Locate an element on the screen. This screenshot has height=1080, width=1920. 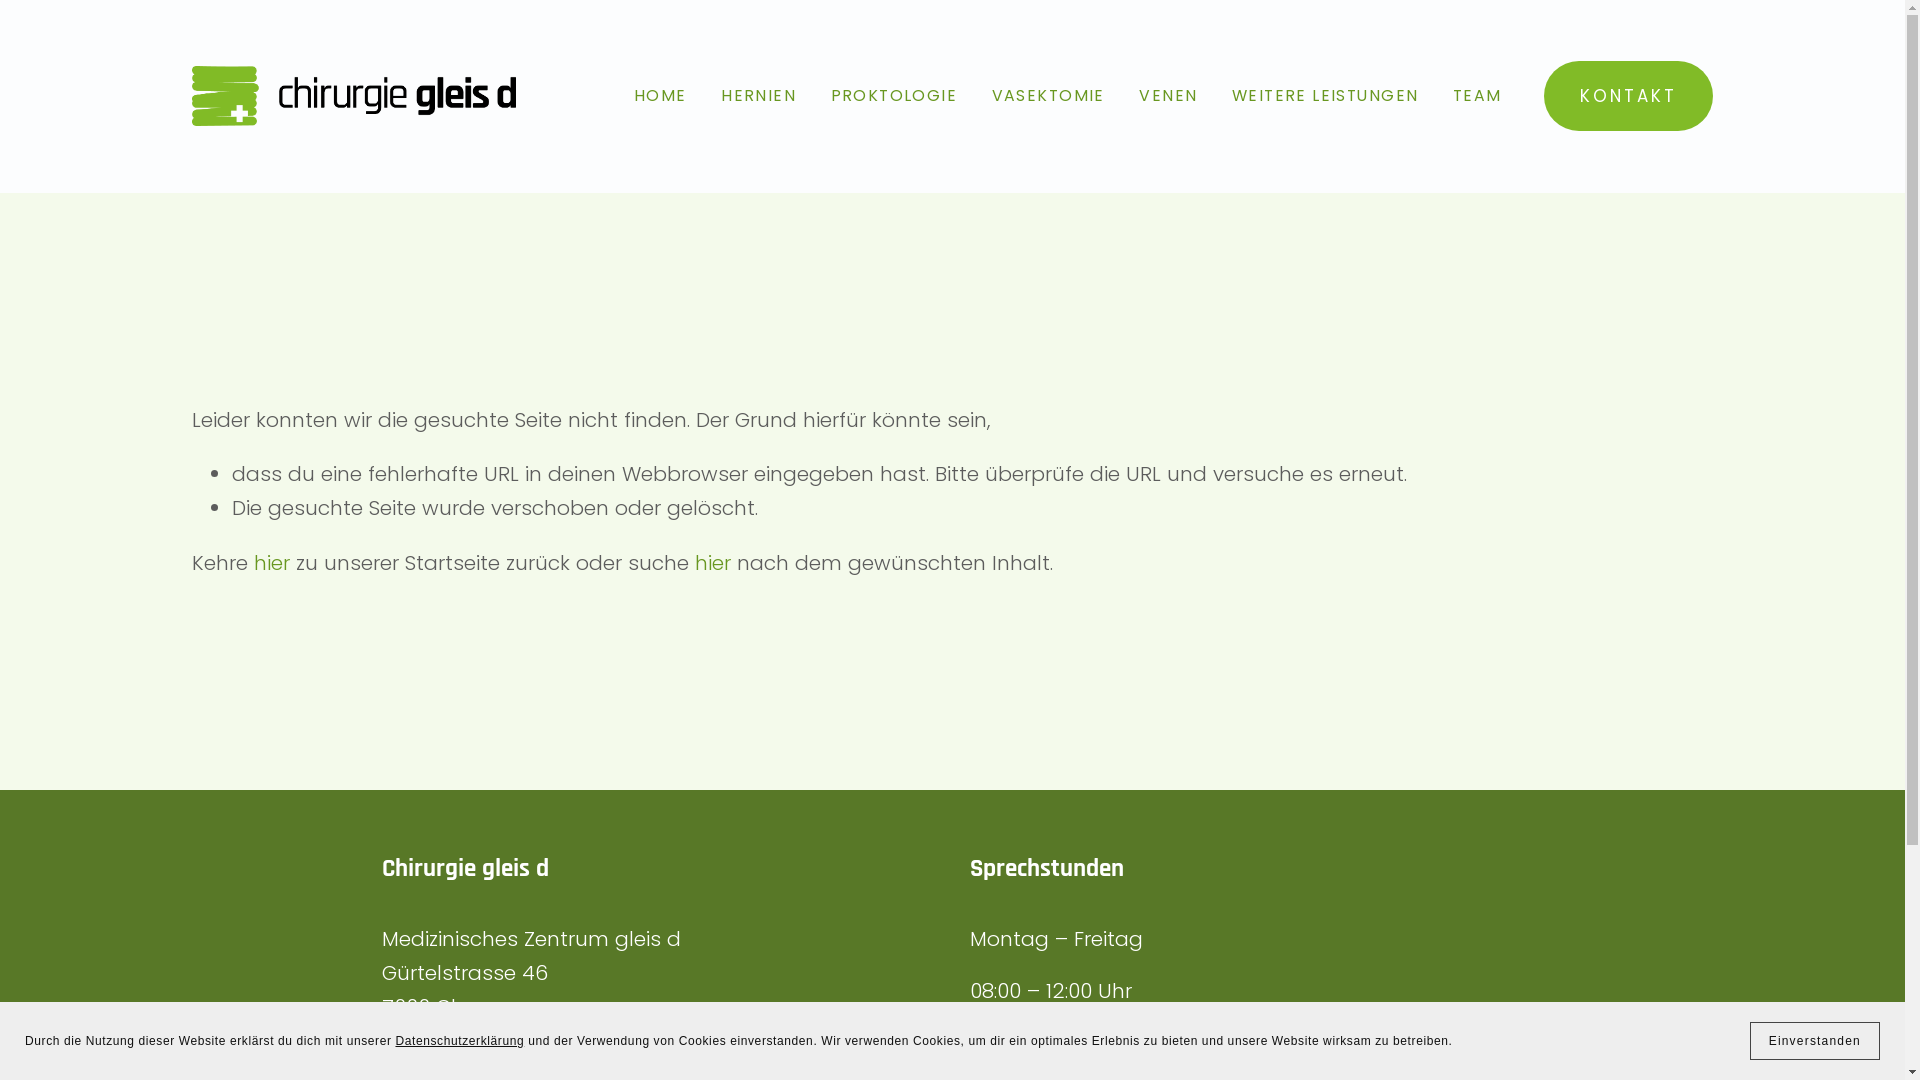
'HOME' is located at coordinates (660, 96).